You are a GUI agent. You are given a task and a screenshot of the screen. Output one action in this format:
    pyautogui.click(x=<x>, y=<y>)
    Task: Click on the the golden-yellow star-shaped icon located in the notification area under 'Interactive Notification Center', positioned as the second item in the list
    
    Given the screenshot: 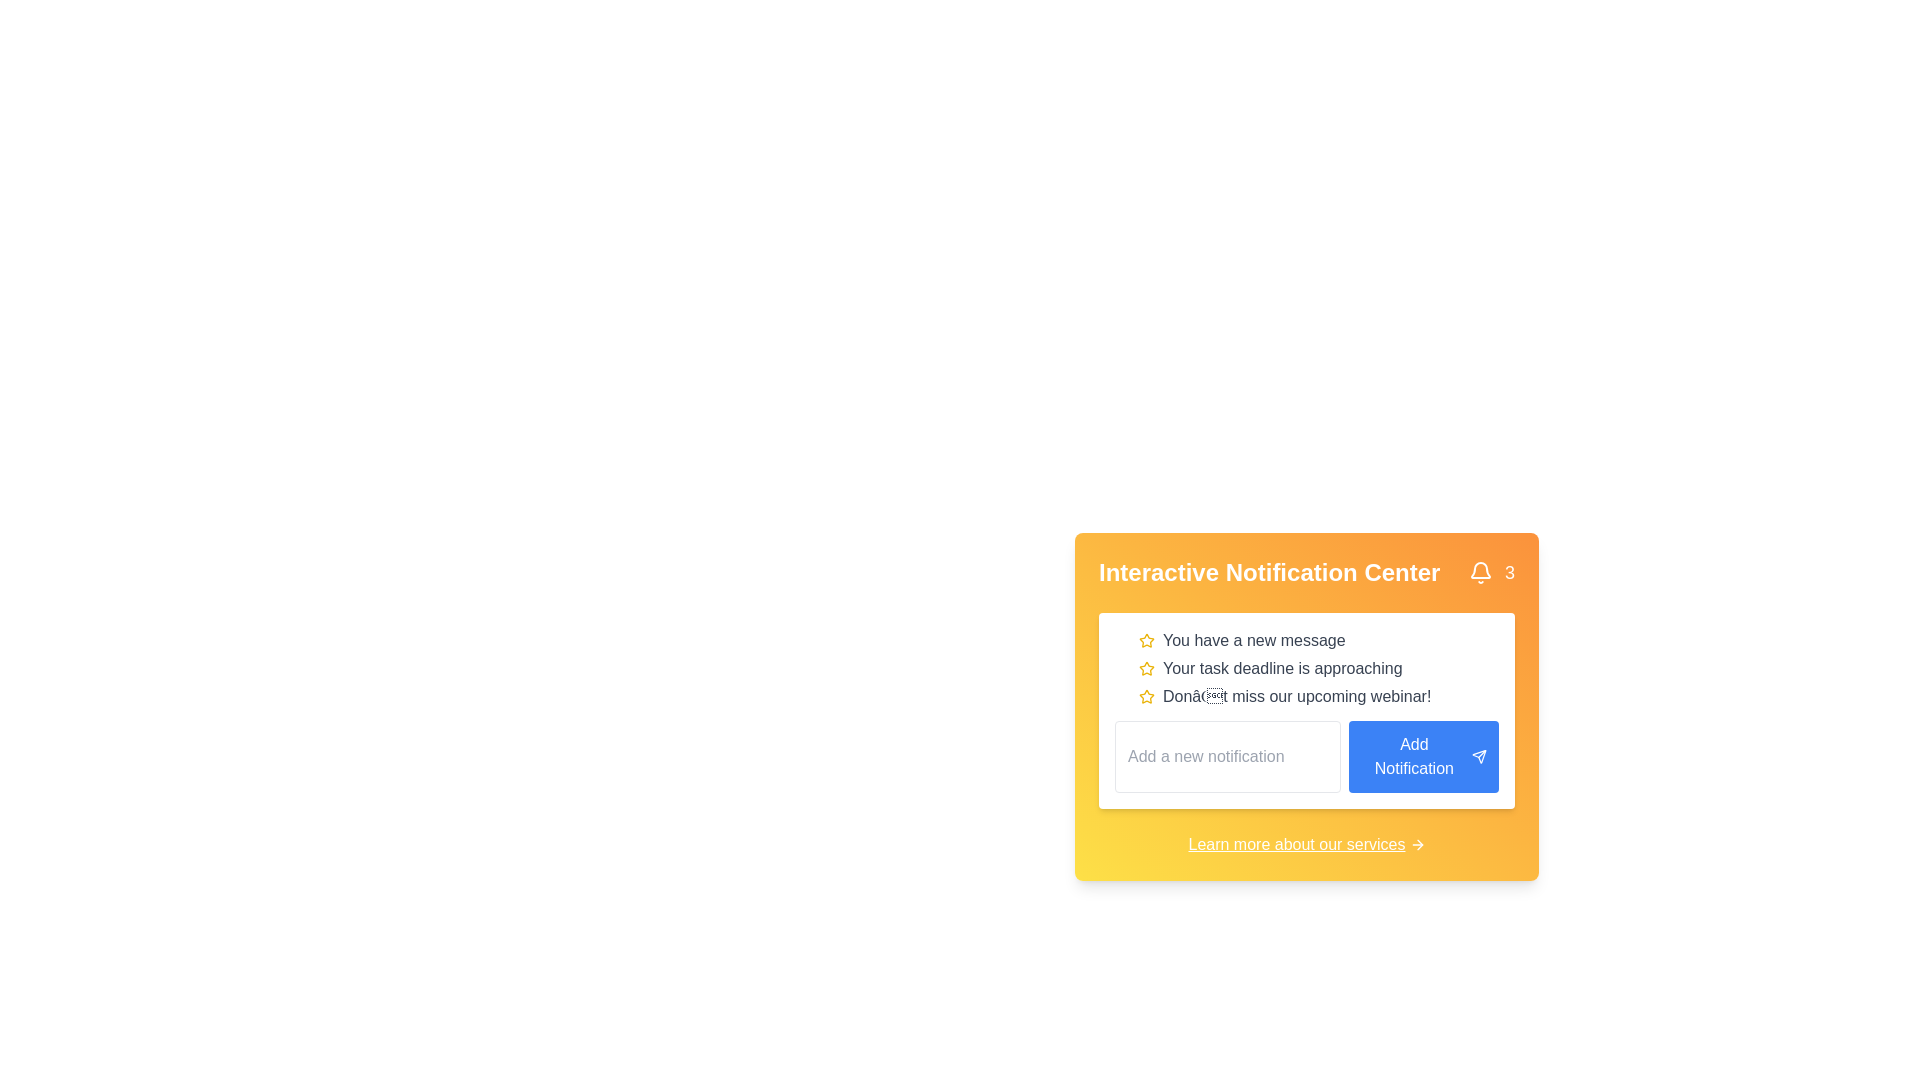 What is the action you would take?
    pyautogui.click(x=1147, y=640)
    